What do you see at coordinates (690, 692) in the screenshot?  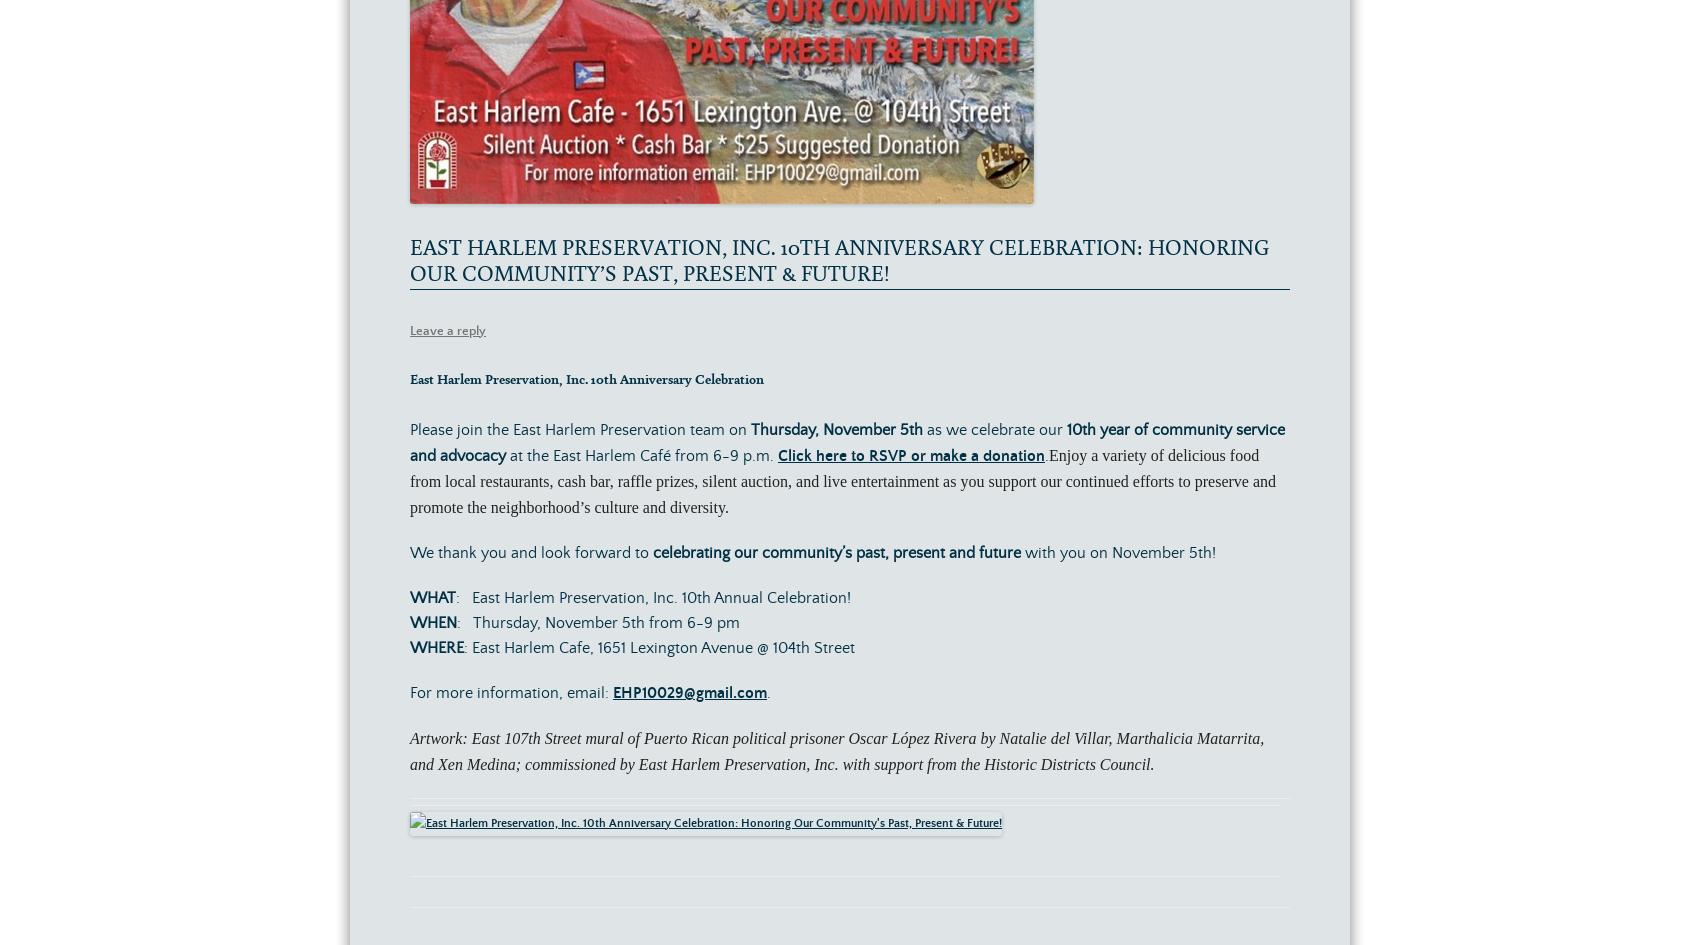 I see `'EHP10029@gmail.com'` at bounding box center [690, 692].